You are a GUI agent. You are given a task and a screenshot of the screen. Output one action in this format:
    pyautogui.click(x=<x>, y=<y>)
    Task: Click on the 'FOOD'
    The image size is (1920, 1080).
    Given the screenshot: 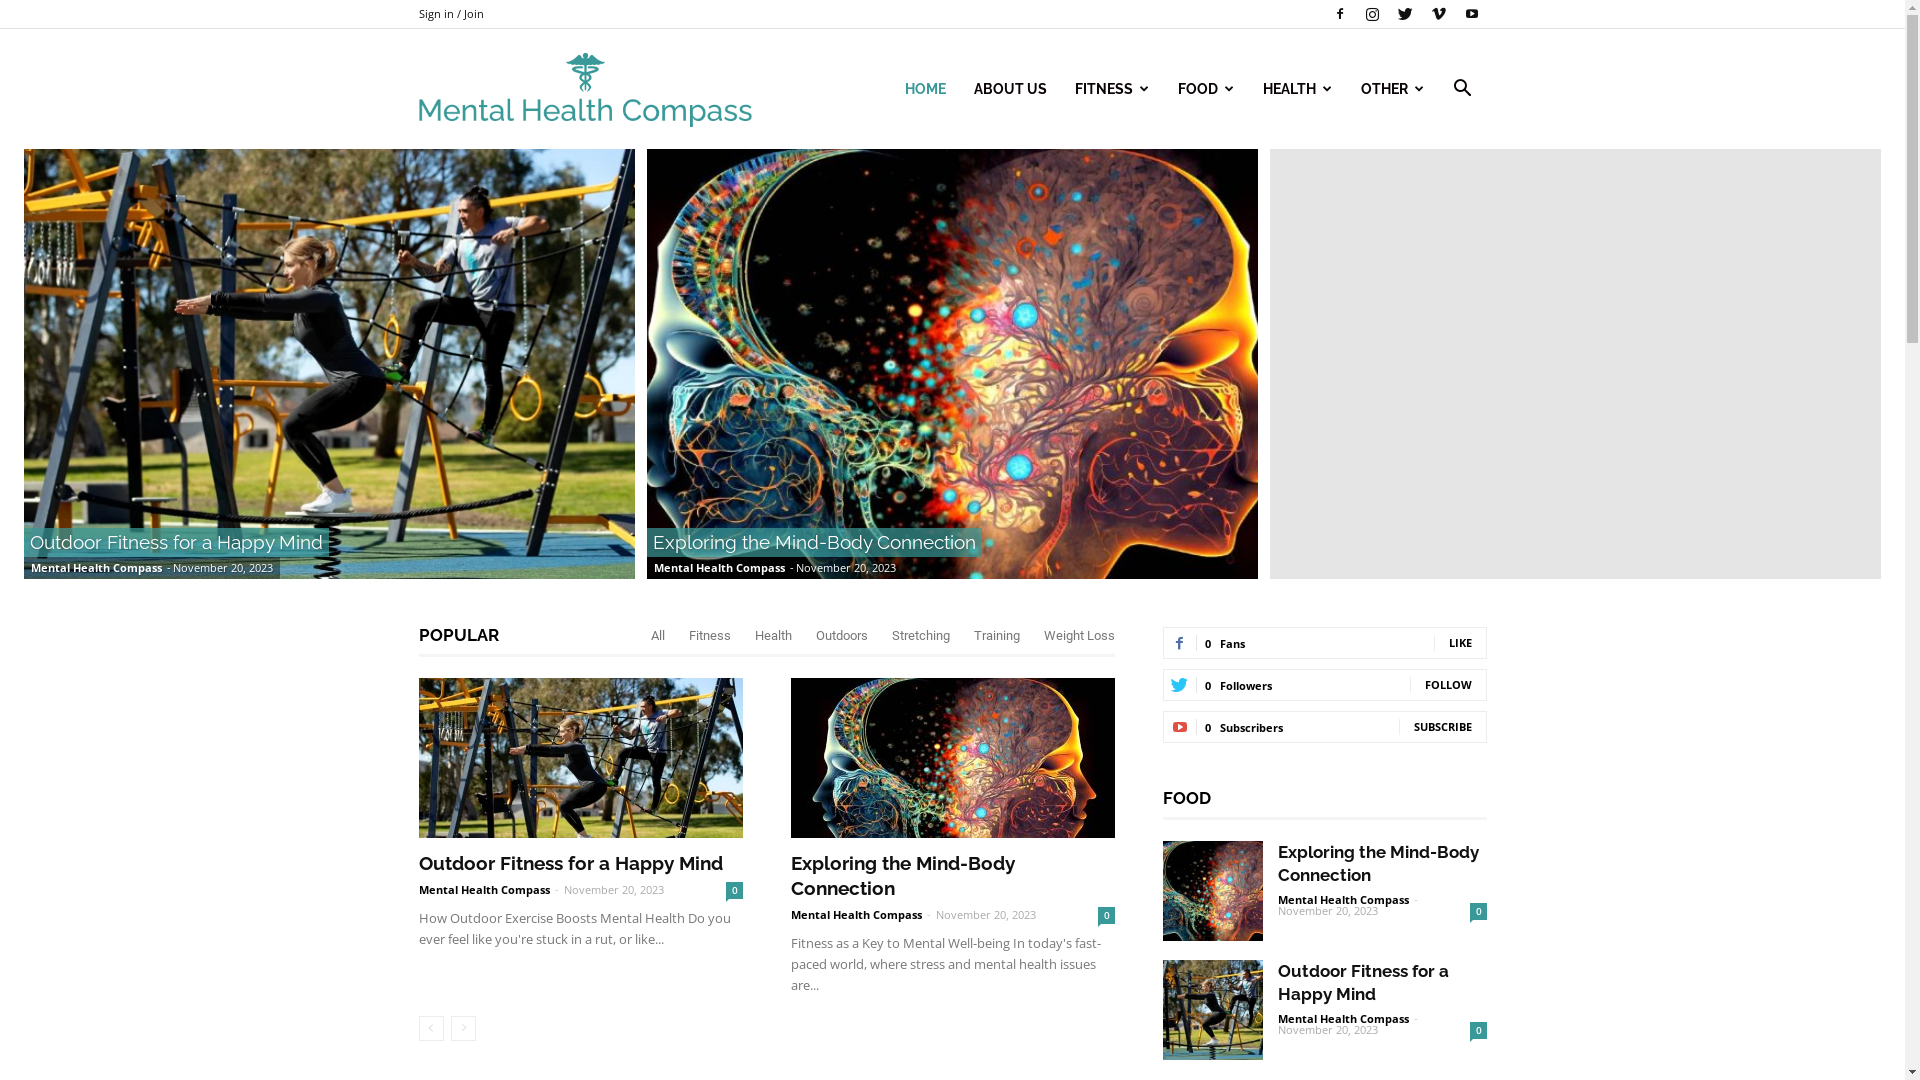 What is the action you would take?
    pyautogui.click(x=1205, y=87)
    